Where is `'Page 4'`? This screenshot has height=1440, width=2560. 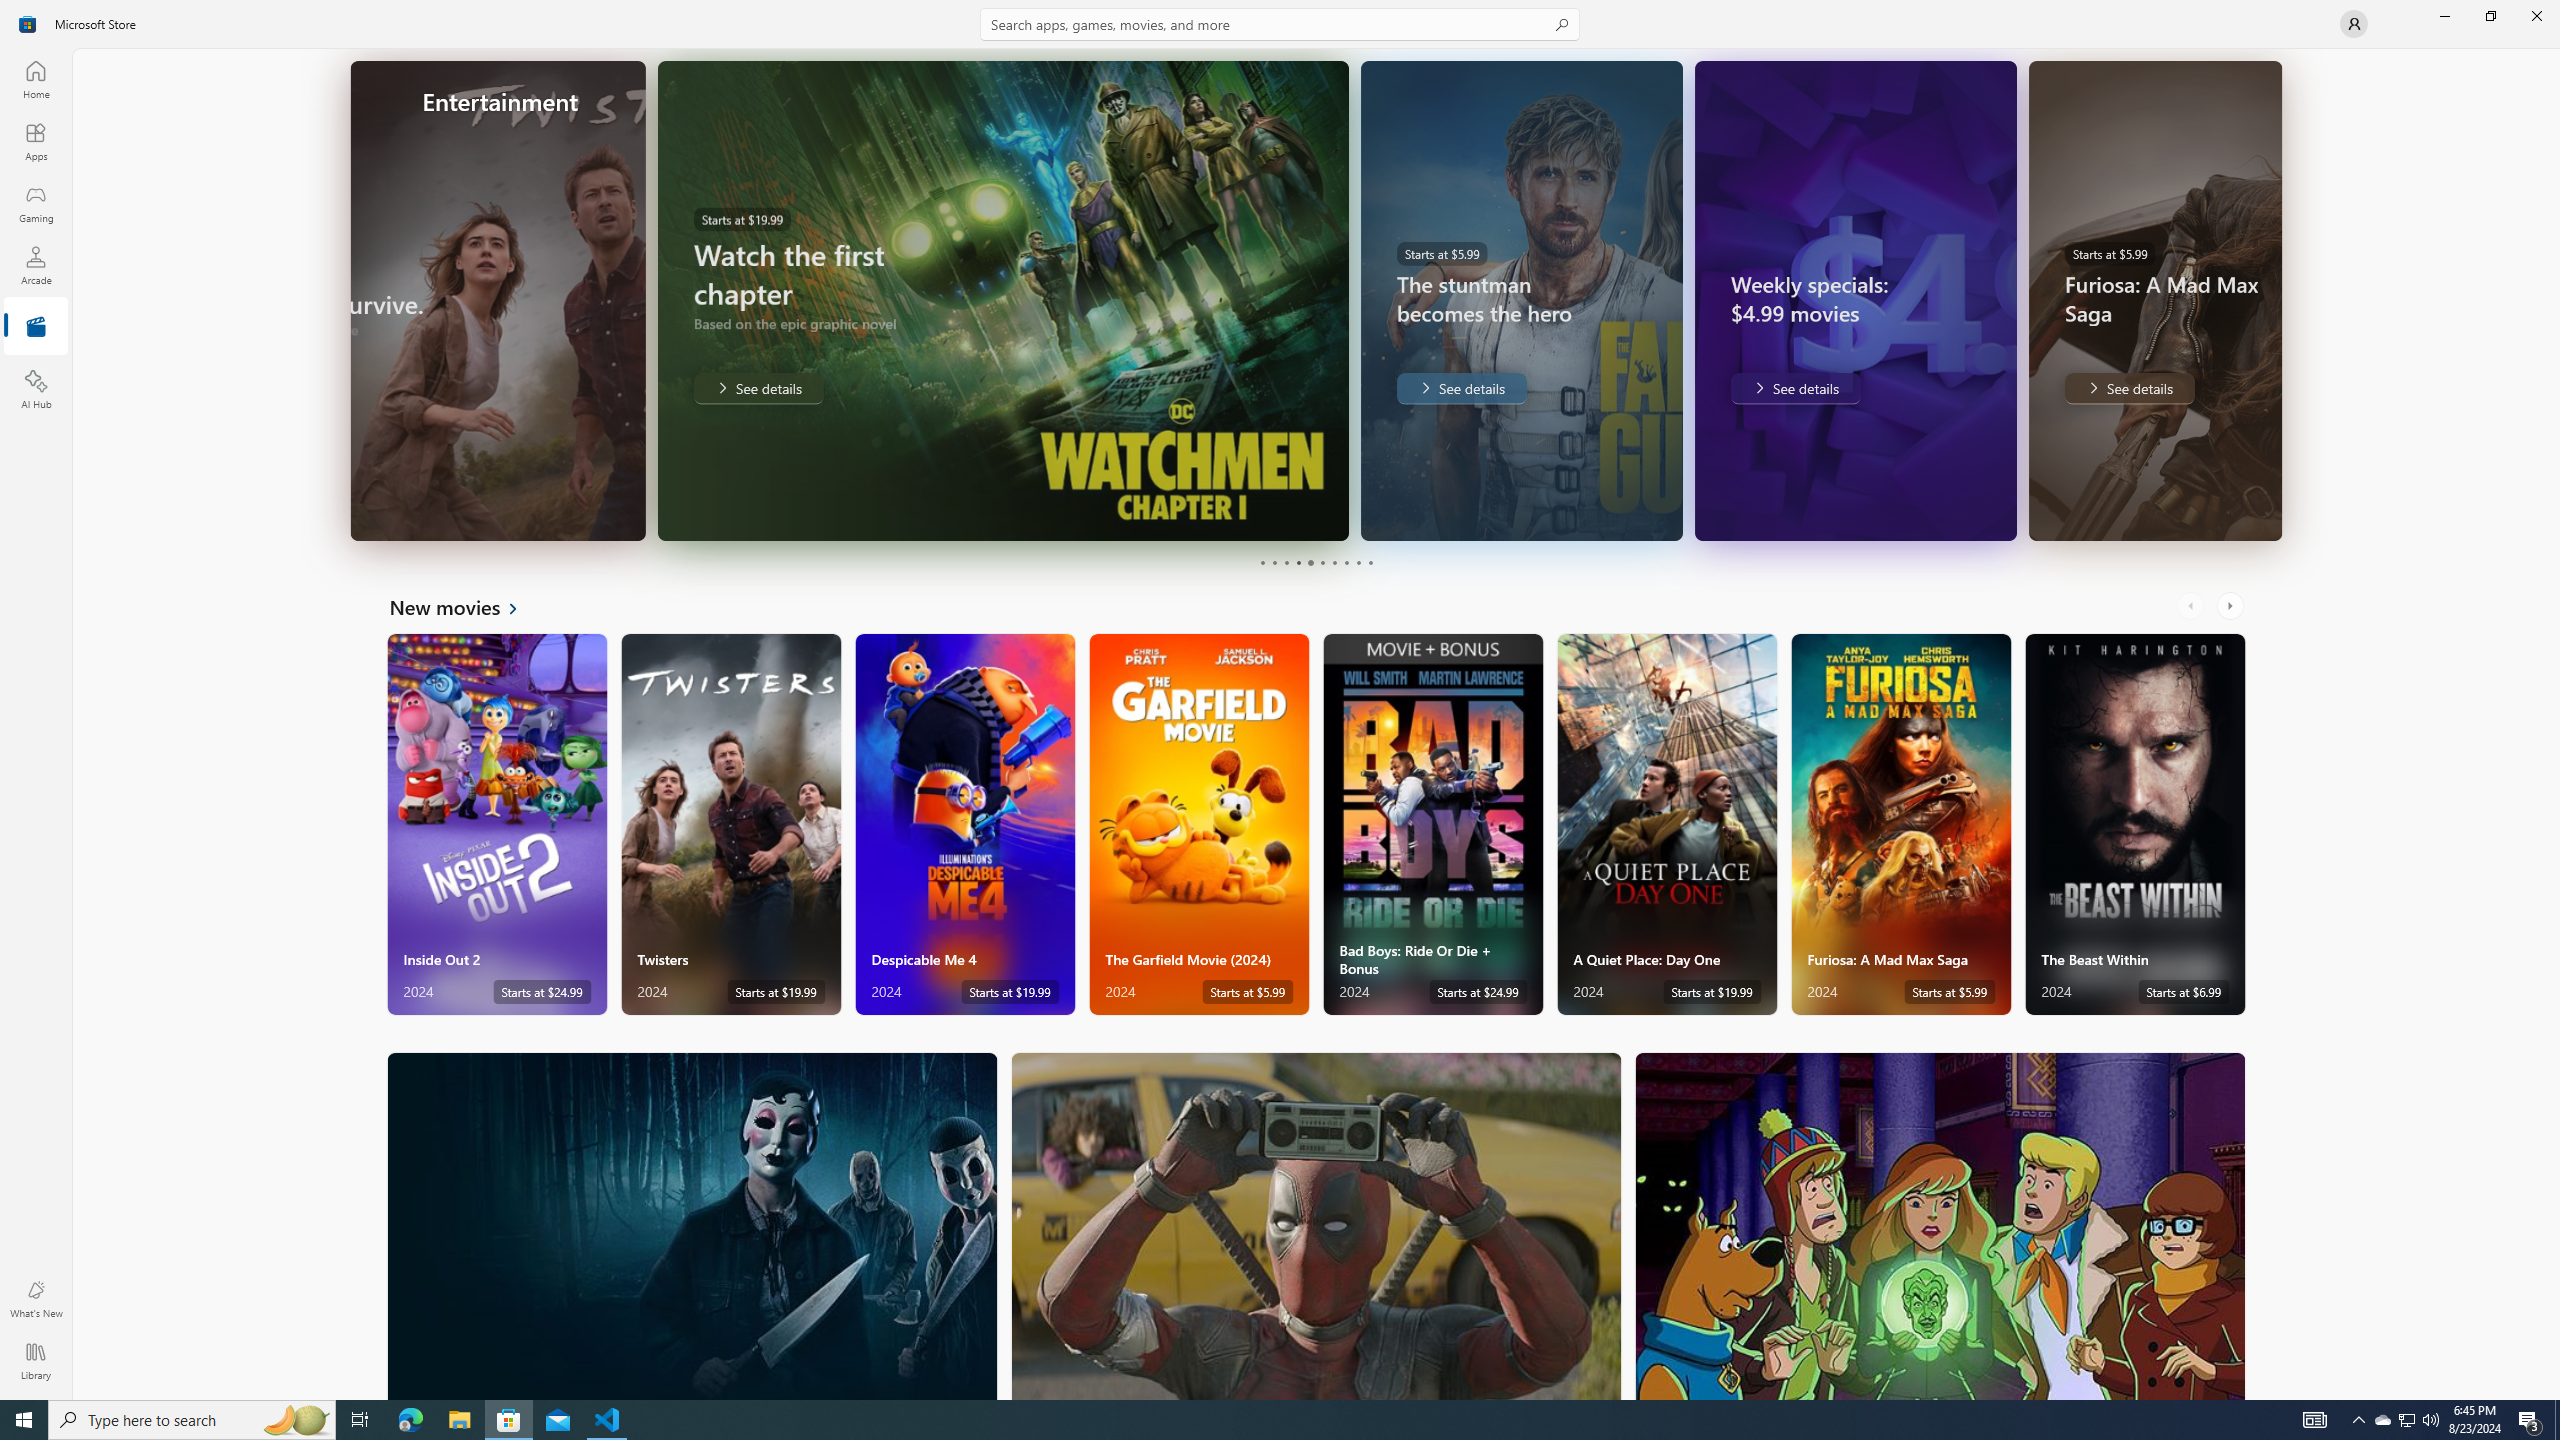 'Page 4' is located at coordinates (1296, 562).